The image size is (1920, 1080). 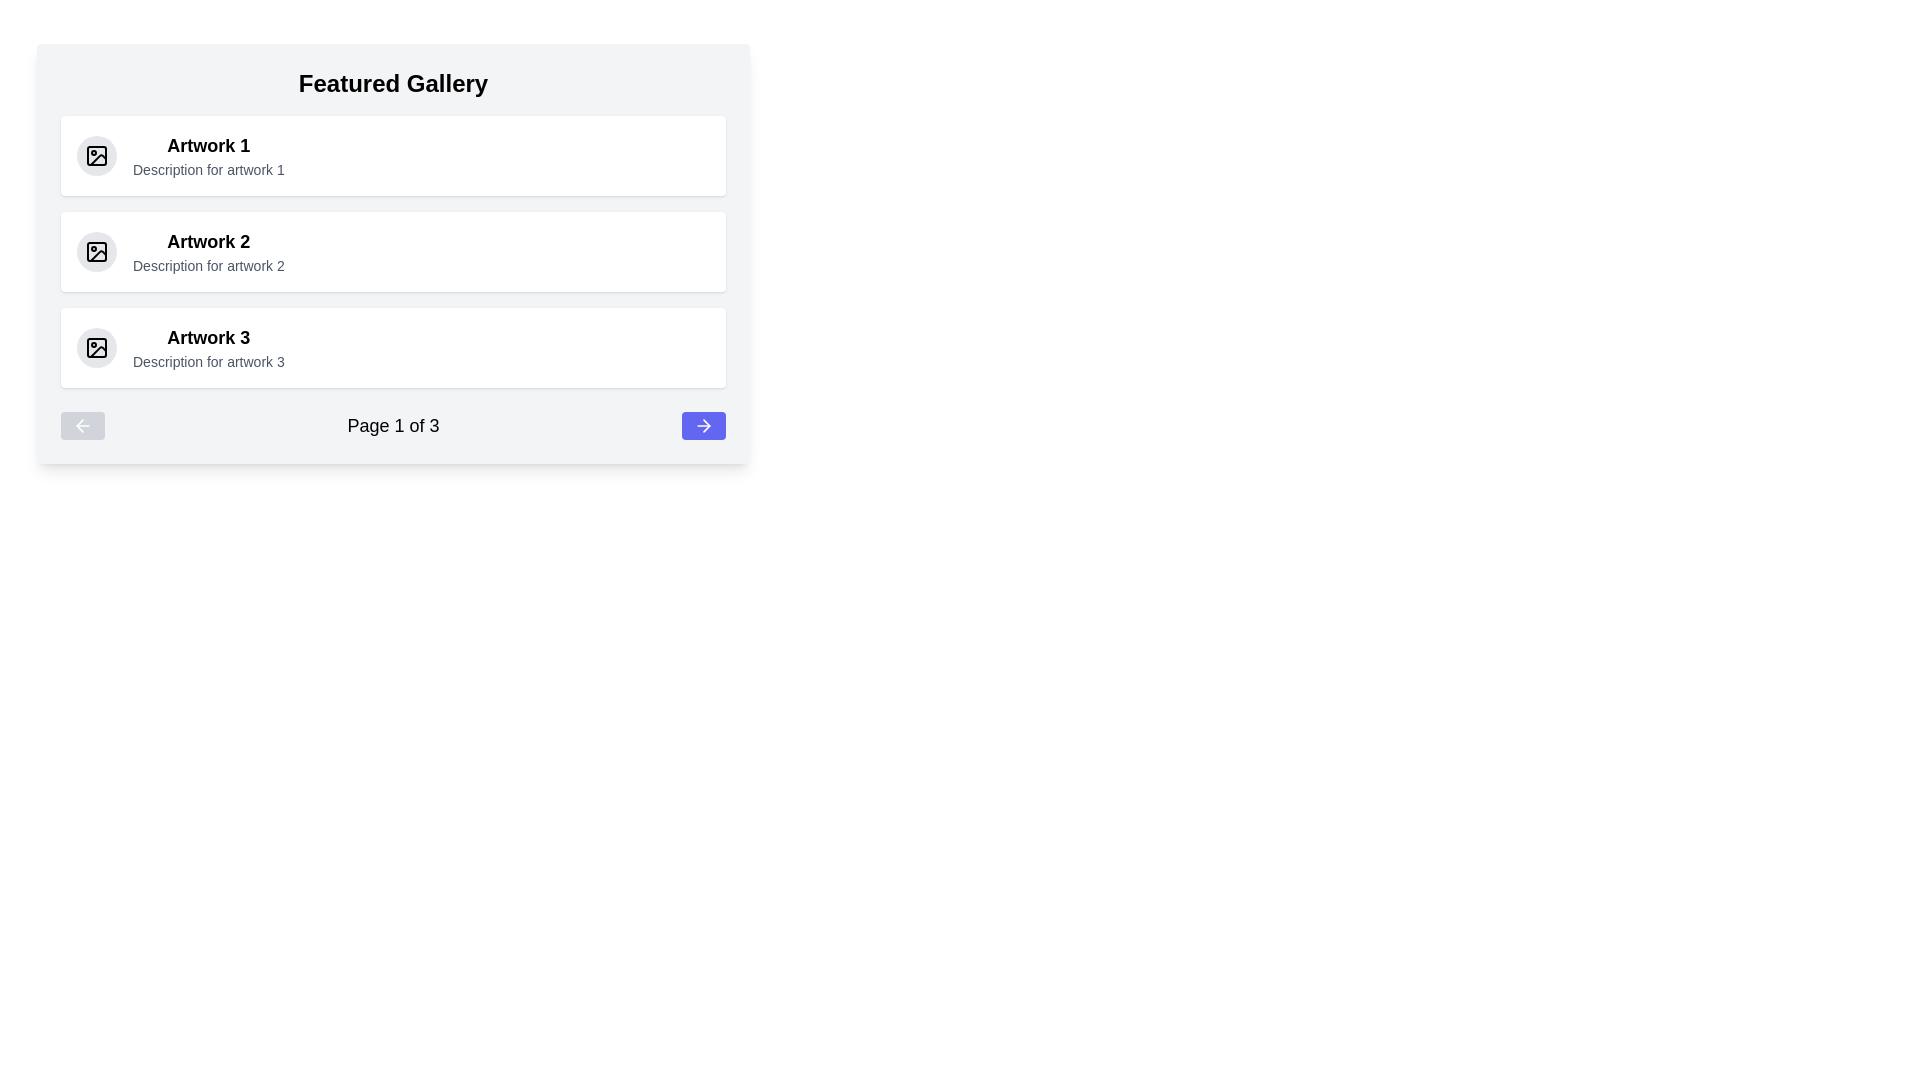 I want to click on the circular icon with a gray background and a black image-style icon located to the left of the 'Artwork 1' text in the card component, so click(x=95, y=154).